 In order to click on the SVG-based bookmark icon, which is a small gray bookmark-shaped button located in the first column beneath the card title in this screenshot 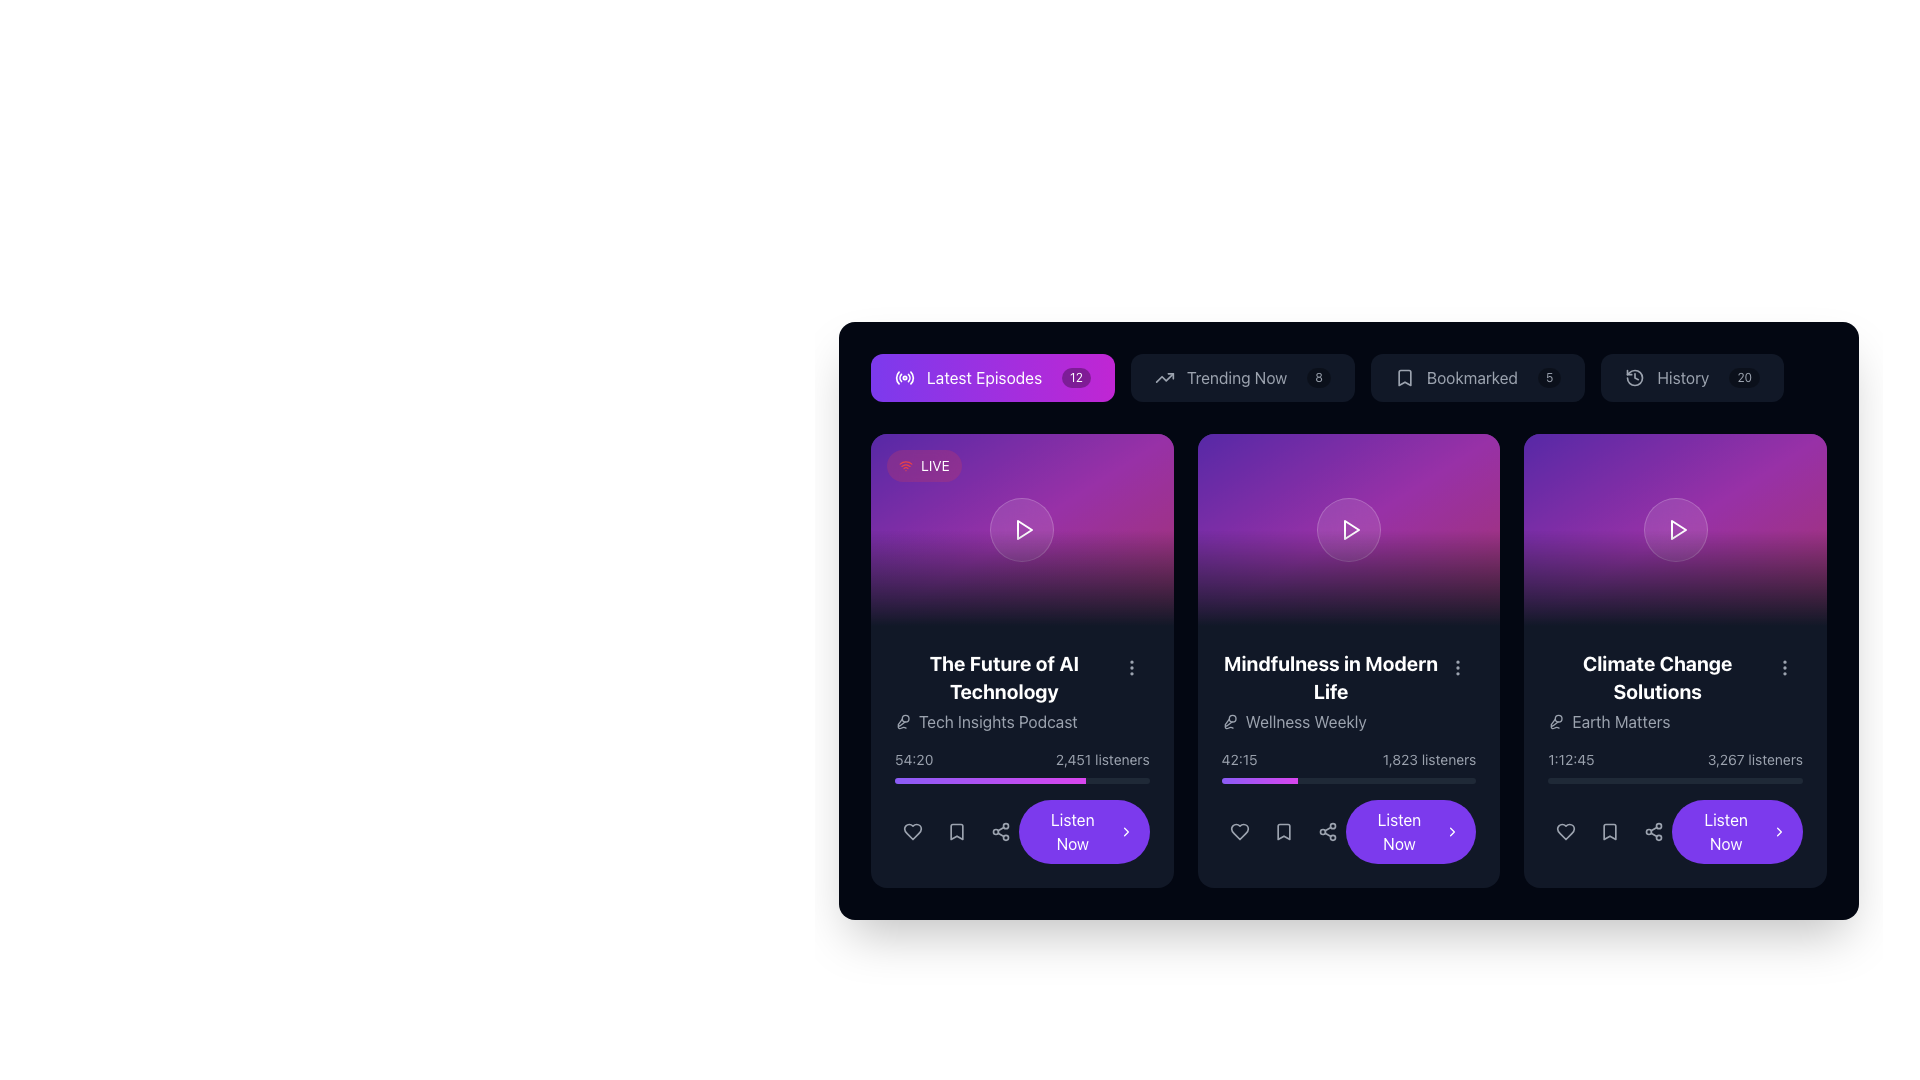, I will do `click(955, 832)`.